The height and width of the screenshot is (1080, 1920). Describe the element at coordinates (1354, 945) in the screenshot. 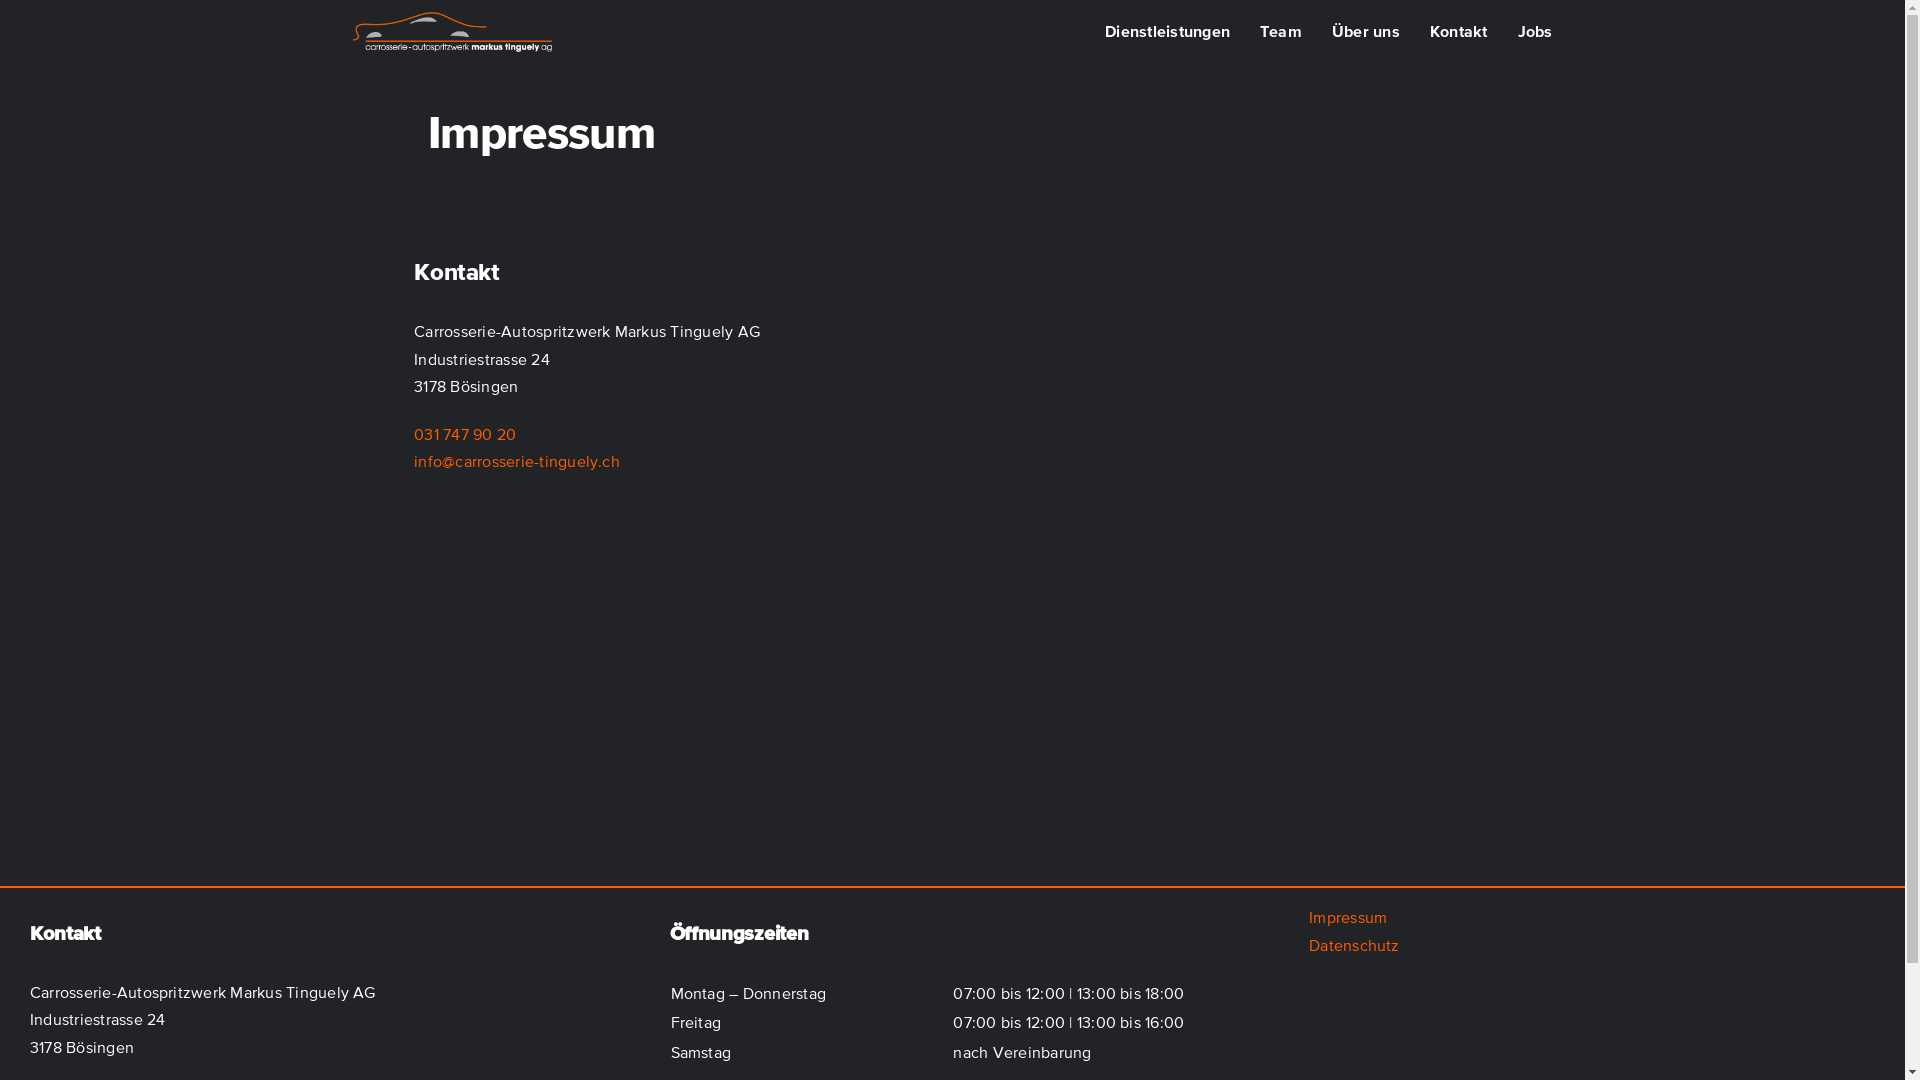

I see `'Datenschutz'` at that location.